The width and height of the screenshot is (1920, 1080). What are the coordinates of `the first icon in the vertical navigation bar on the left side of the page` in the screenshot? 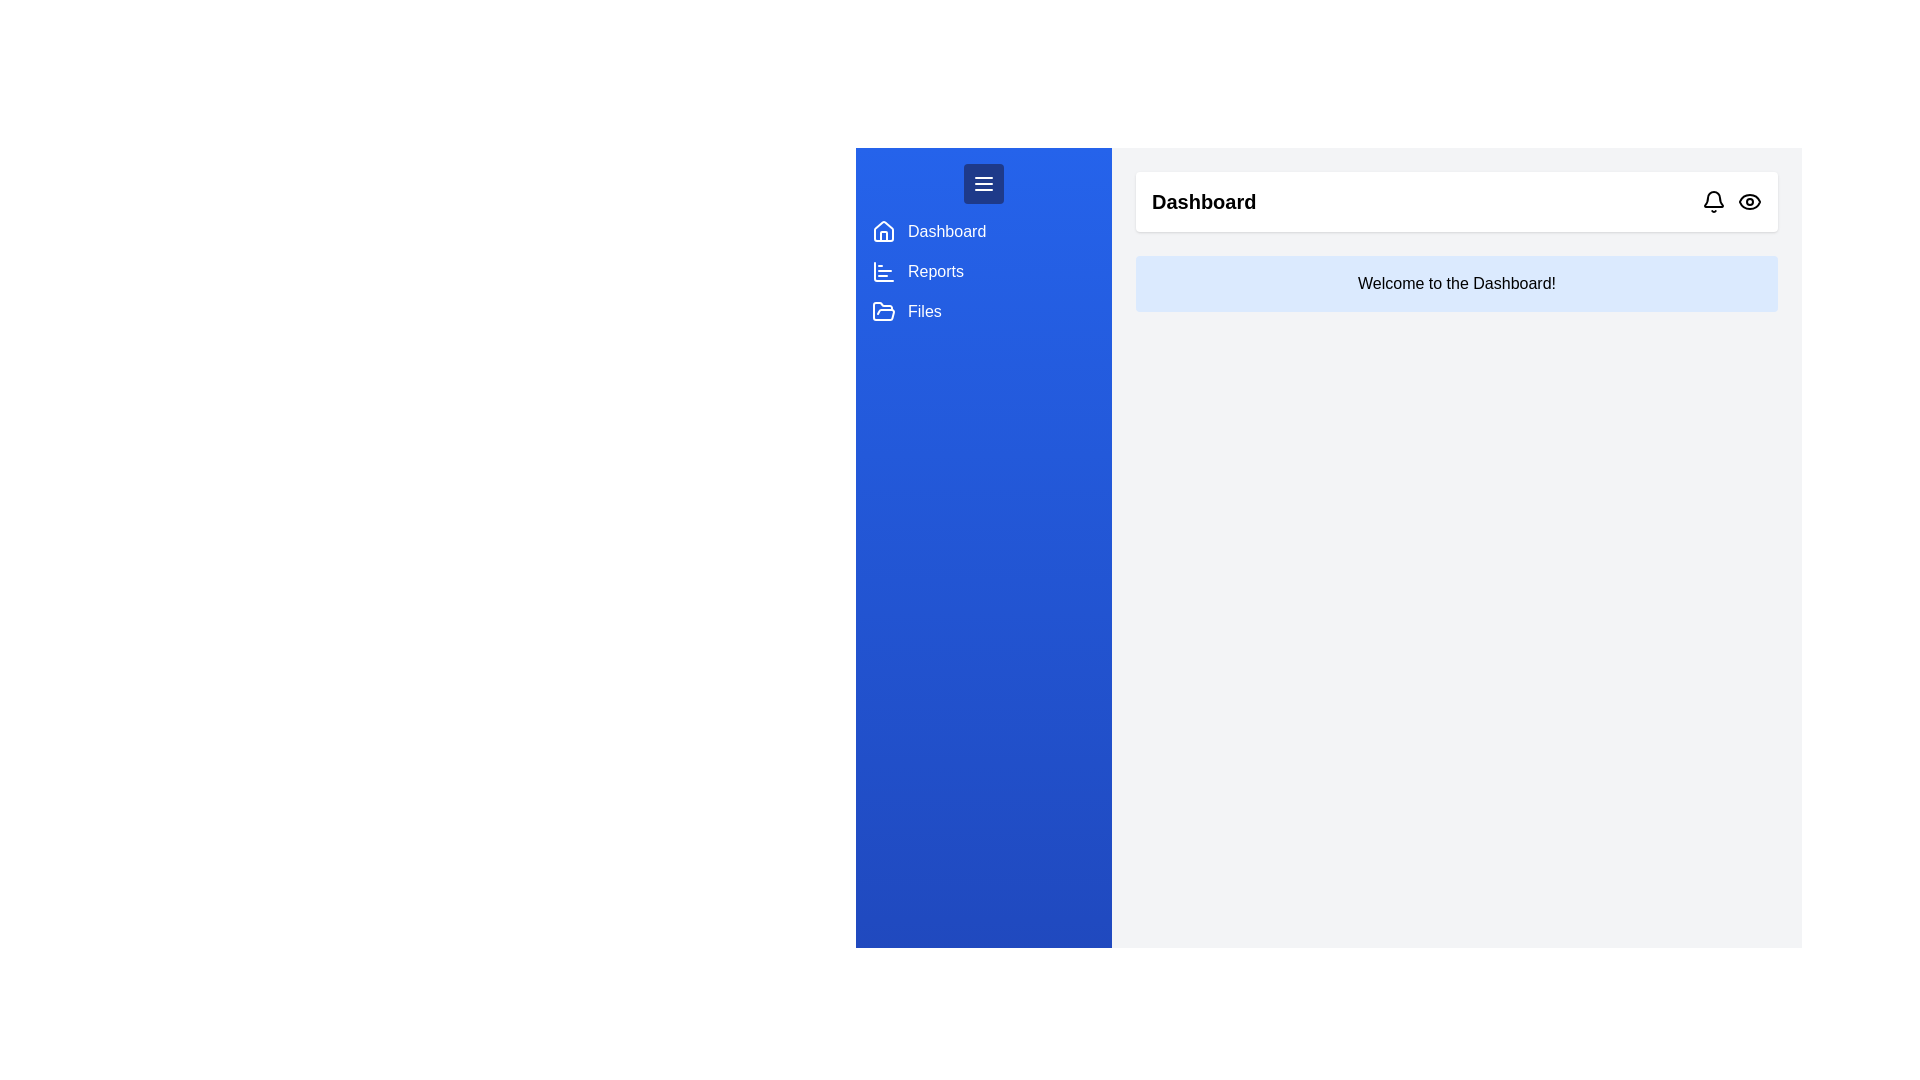 It's located at (882, 230).